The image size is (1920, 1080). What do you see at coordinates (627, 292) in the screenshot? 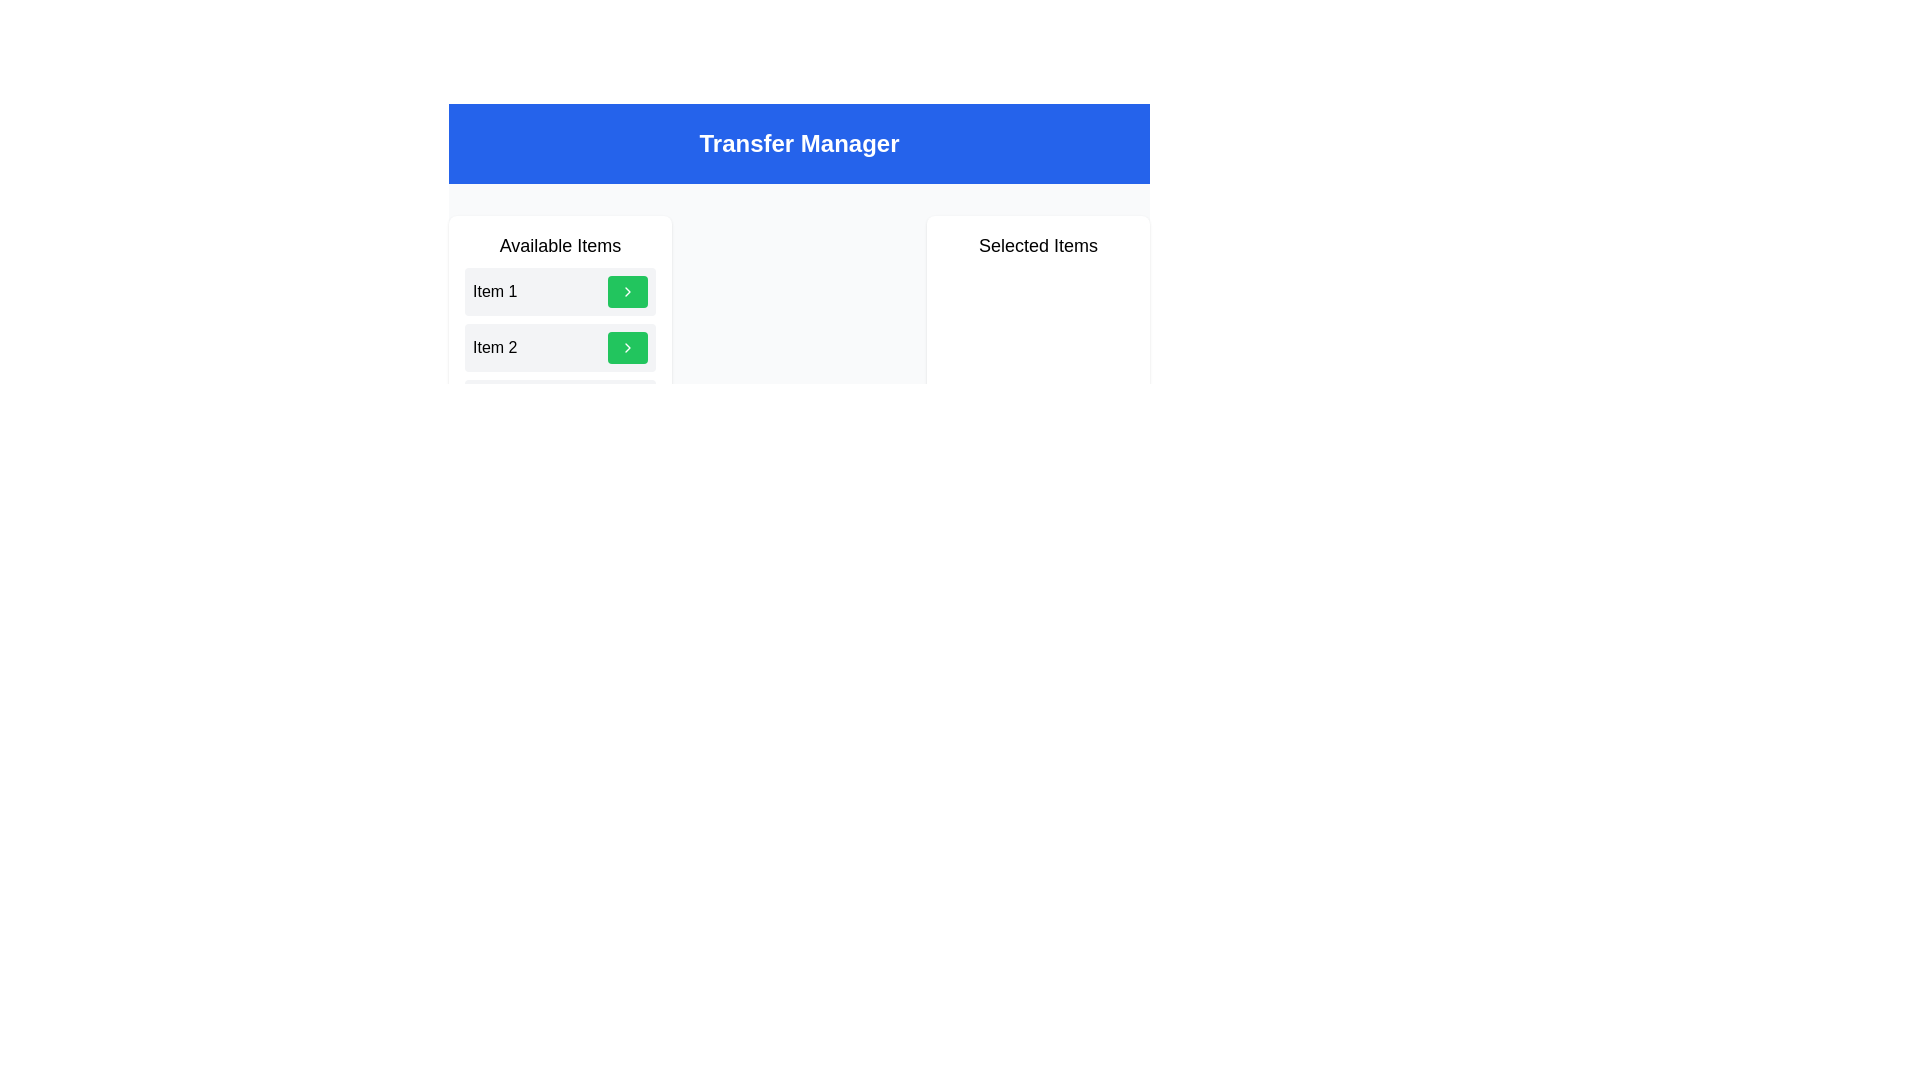
I see `the green rectangular button with rounded corners containing a right-facing white chevron icon, located to the right of 'Item 1' in the 'Available Items' section` at bounding box center [627, 292].